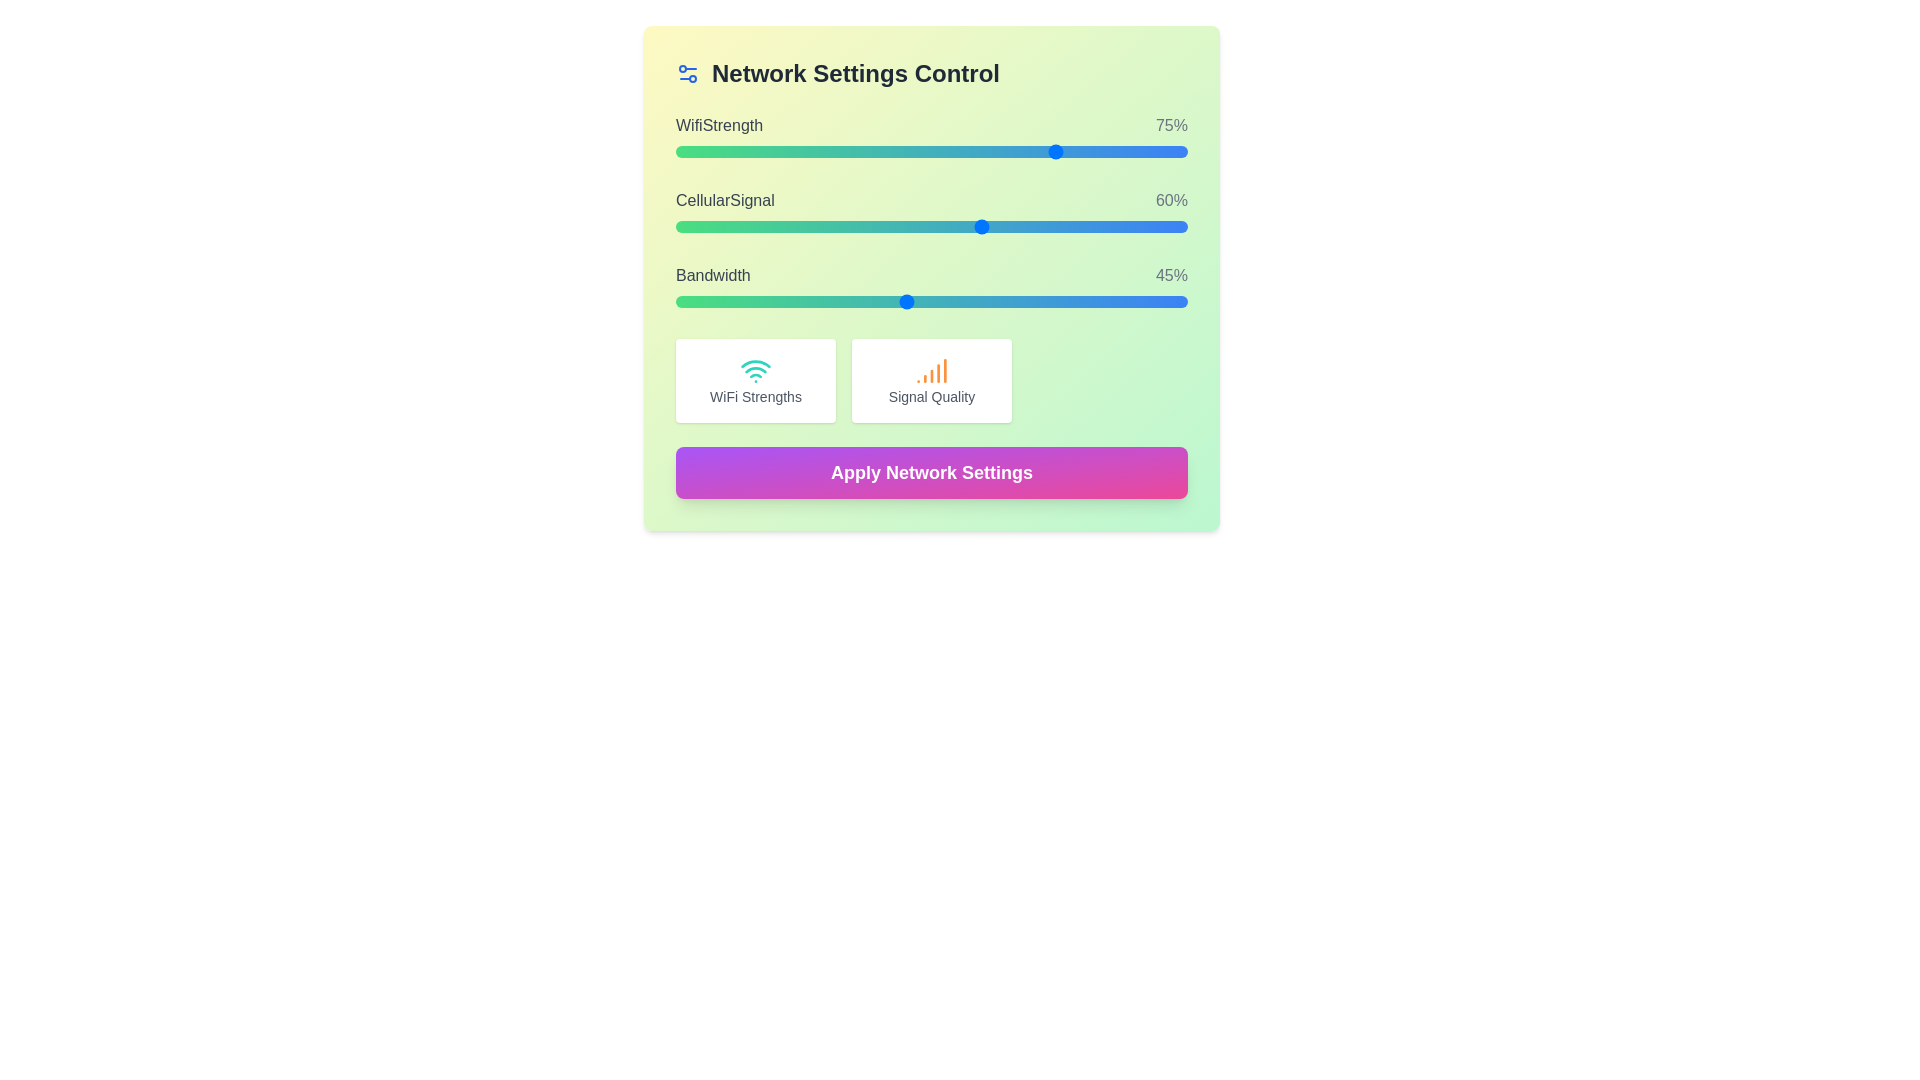 The image size is (1920, 1080). Describe the element at coordinates (754, 381) in the screenshot. I see `information from the Informational Card displaying 'WiFi Strengths', which is the first card in a grid below the sliders and has a teal WiFi icon at the top` at that location.